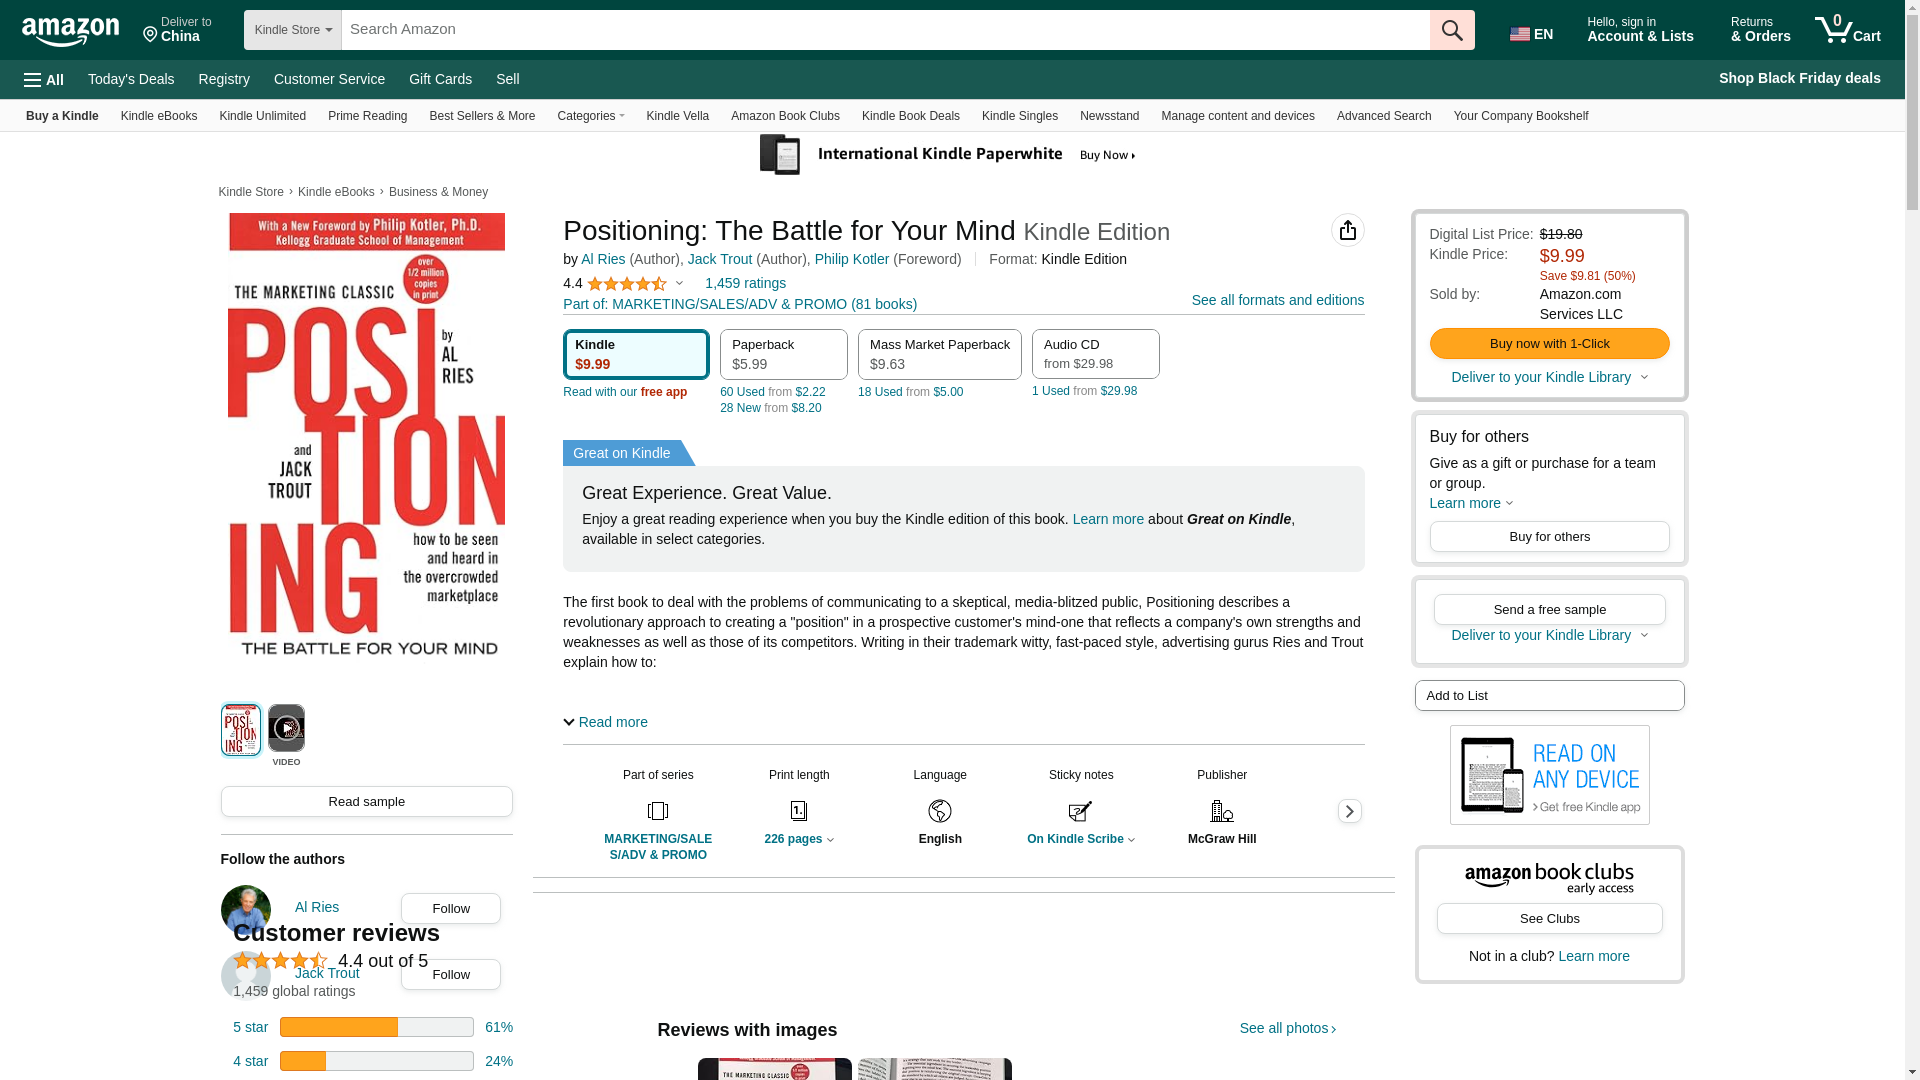  Describe the element at coordinates (1548, 635) in the screenshot. I see `'Deliver to your Kindle Library'` at that location.